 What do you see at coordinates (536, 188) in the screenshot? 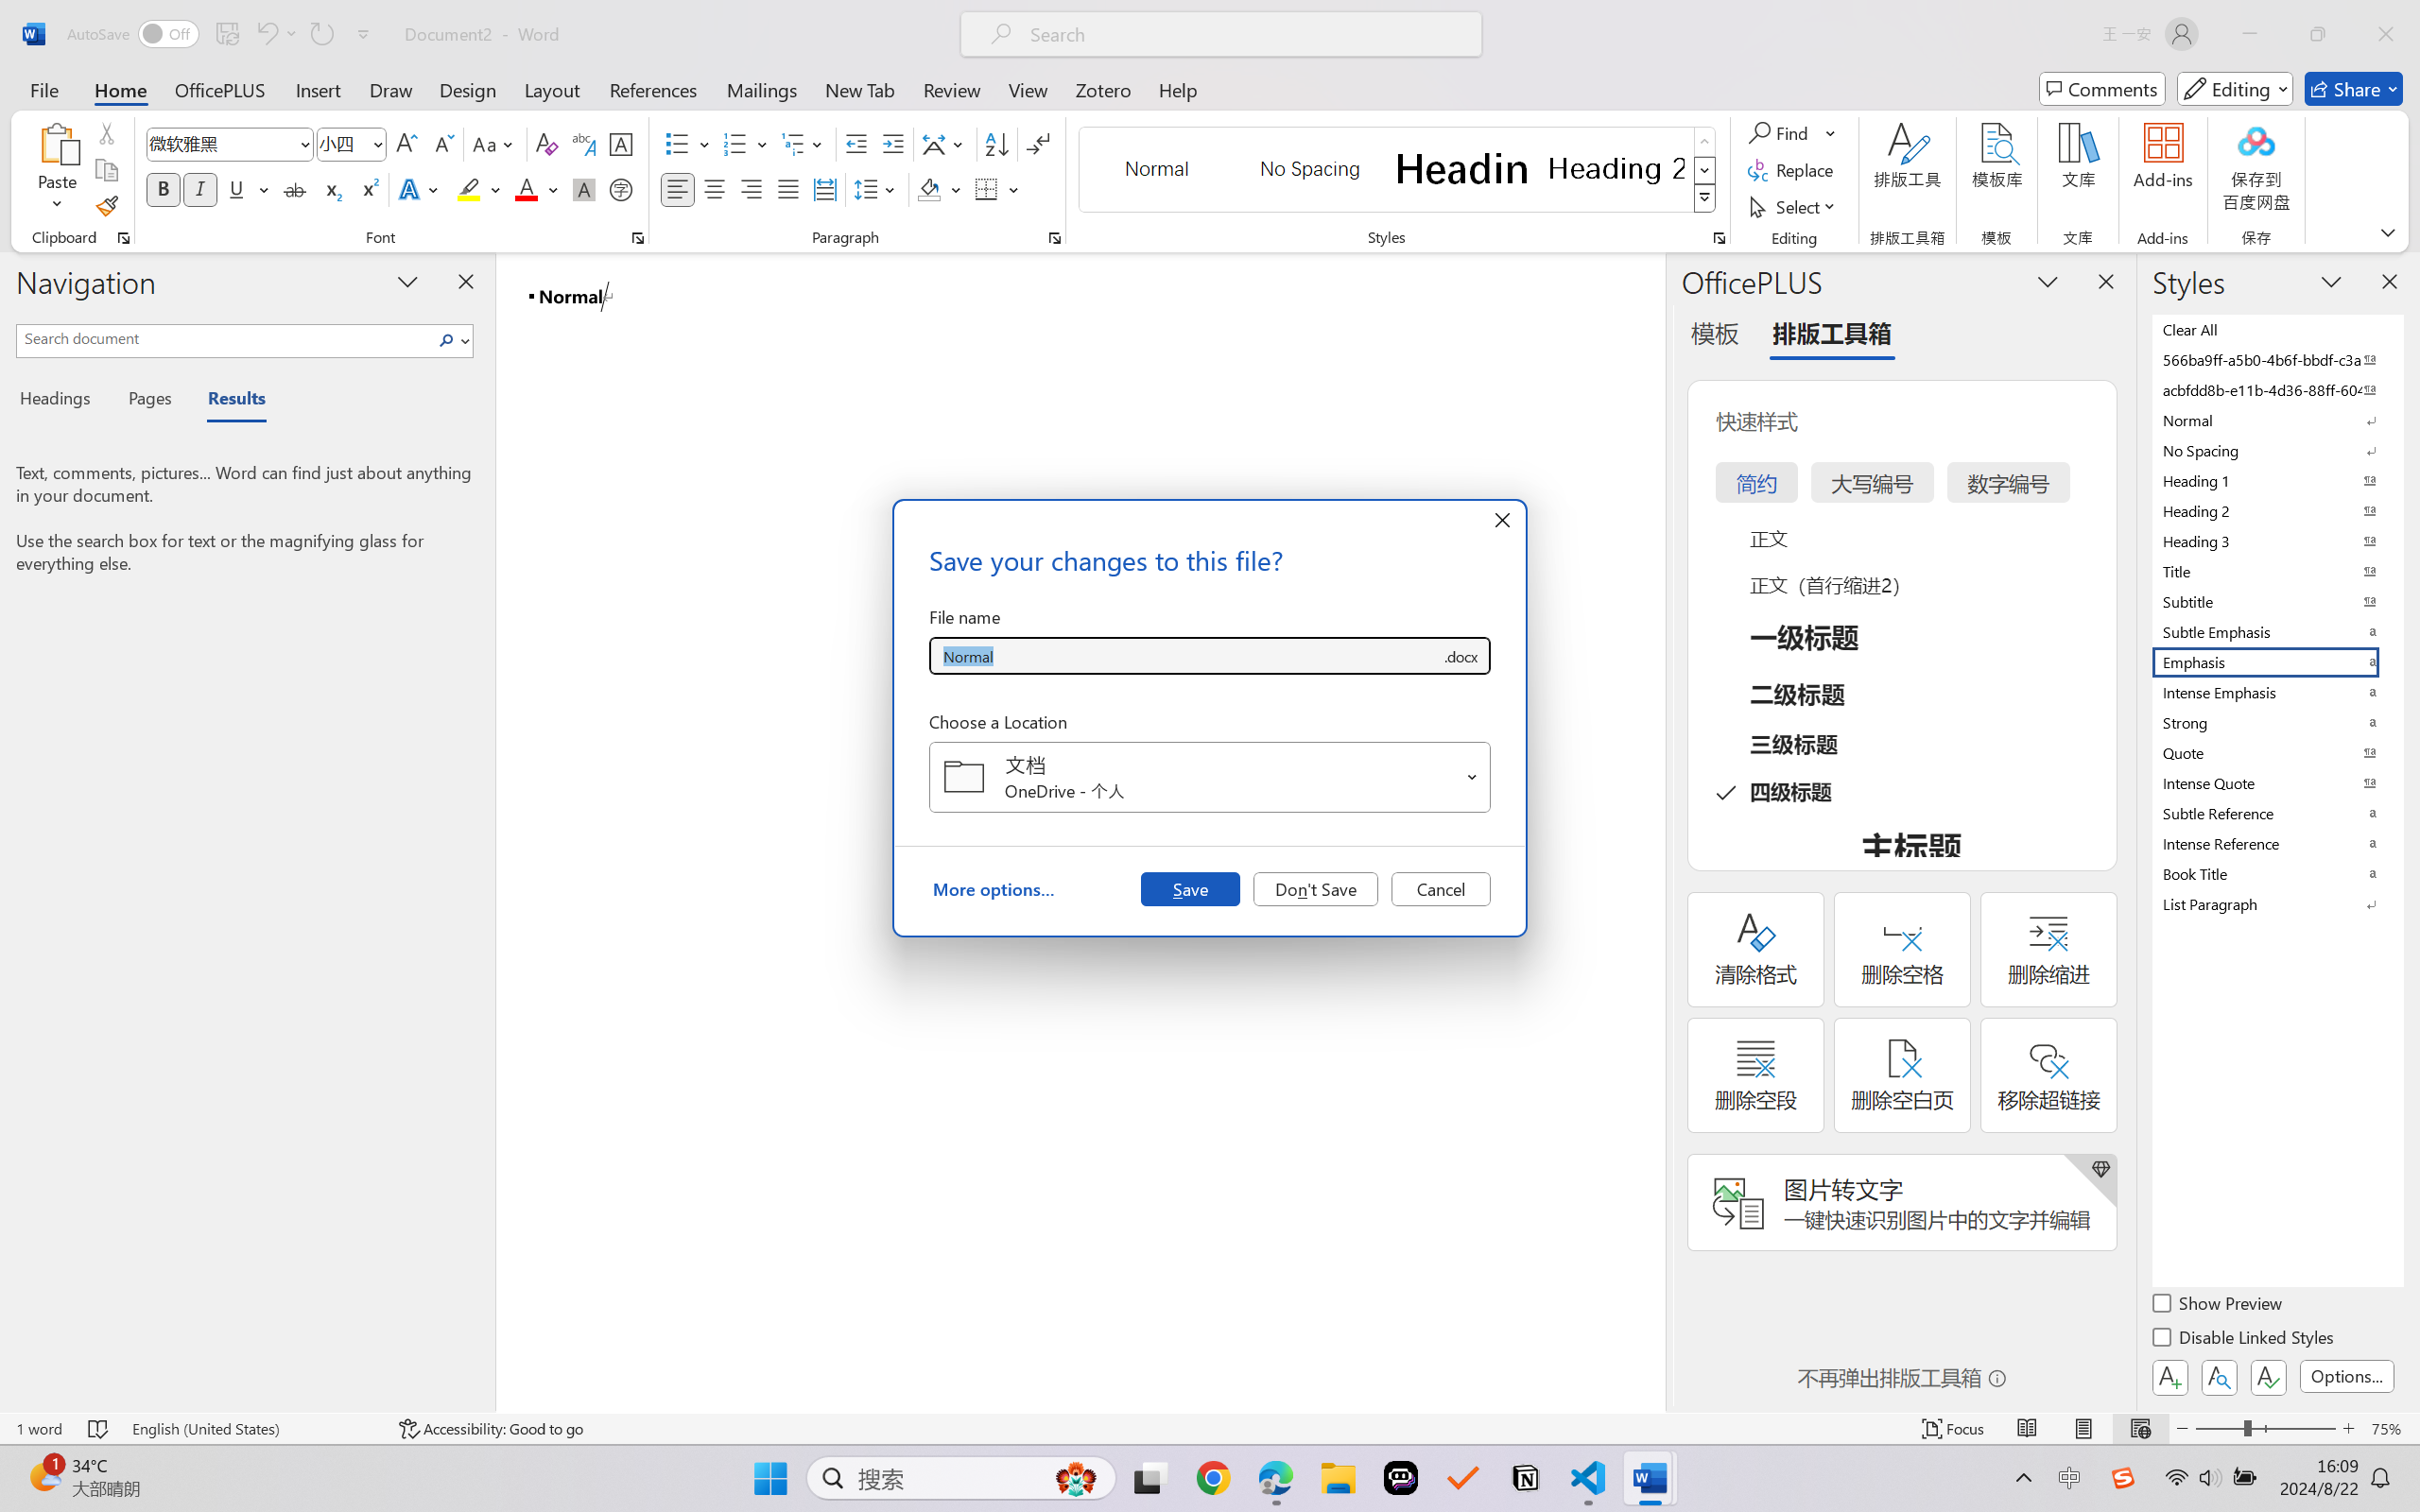
I see `'Font Color'` at bounding box center [536, 188].